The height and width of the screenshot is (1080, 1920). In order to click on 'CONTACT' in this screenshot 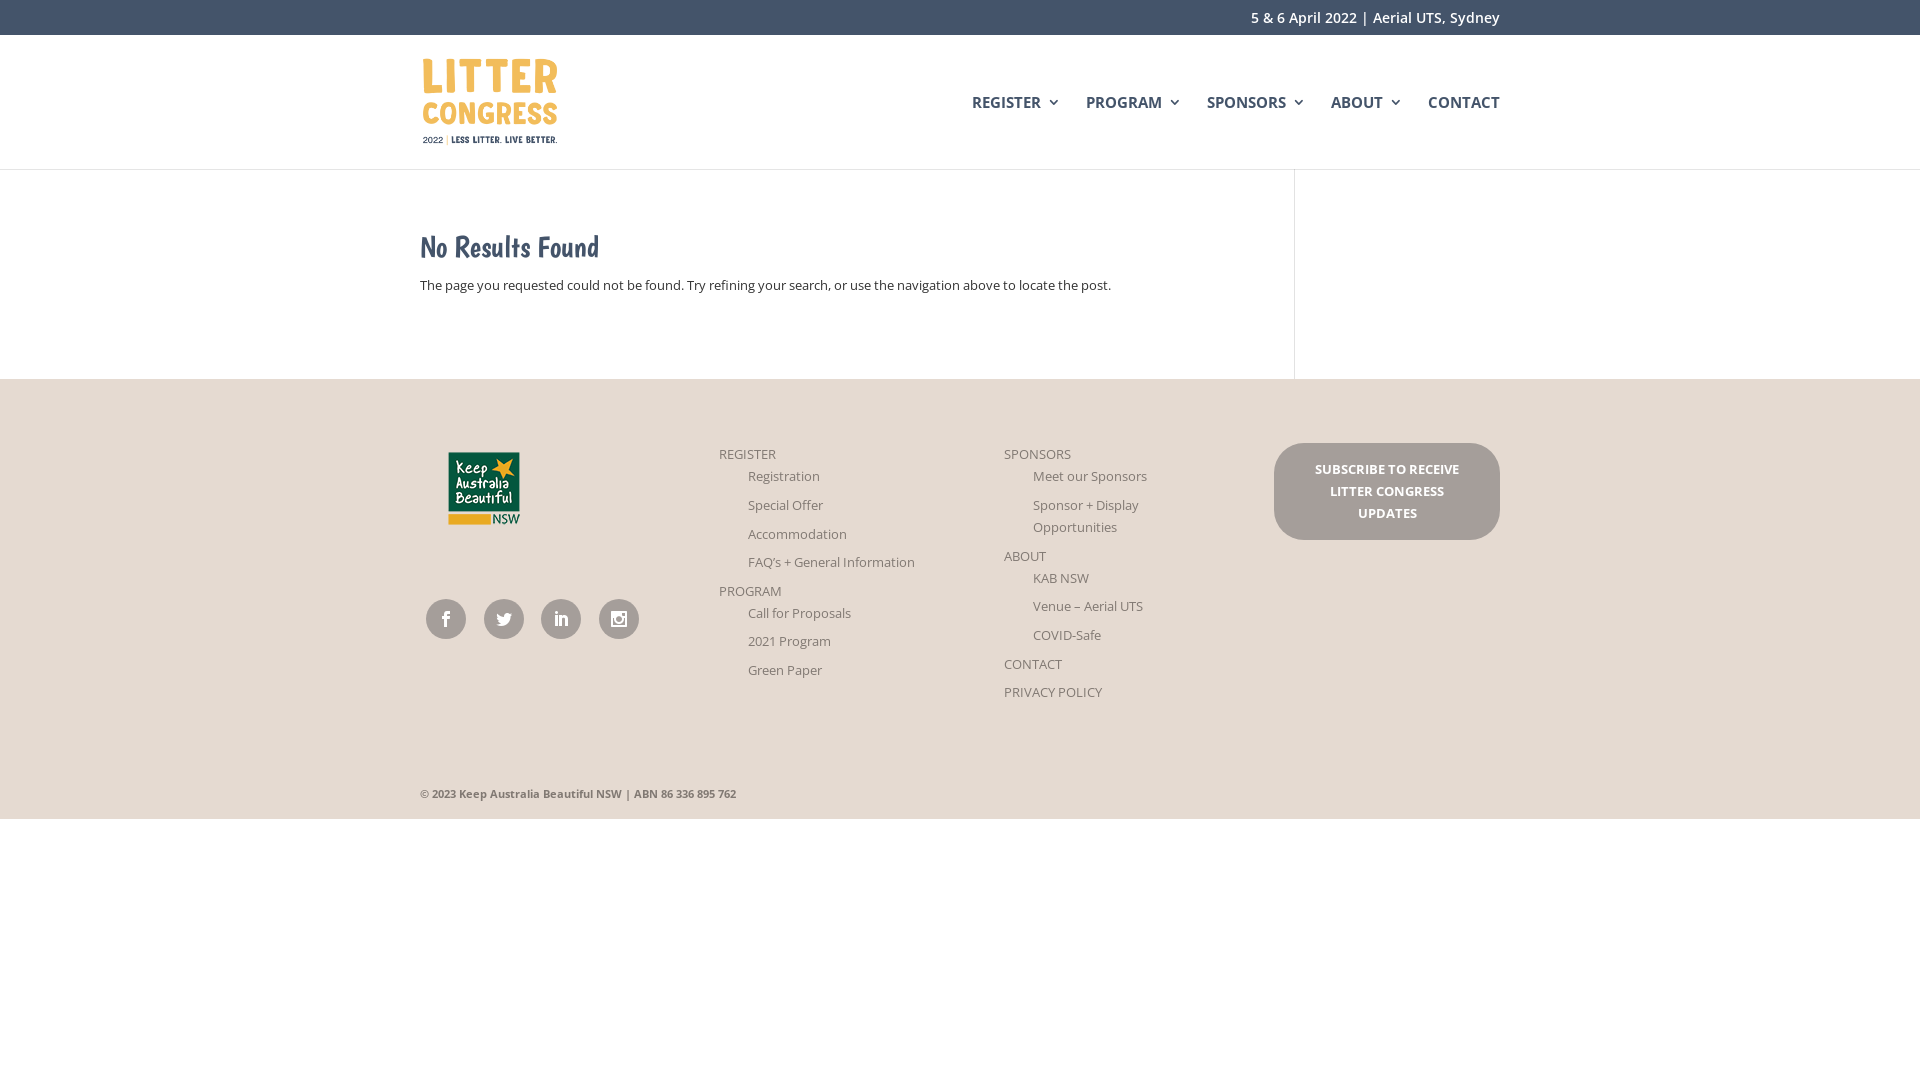, I will do `click(1003, 663)`.